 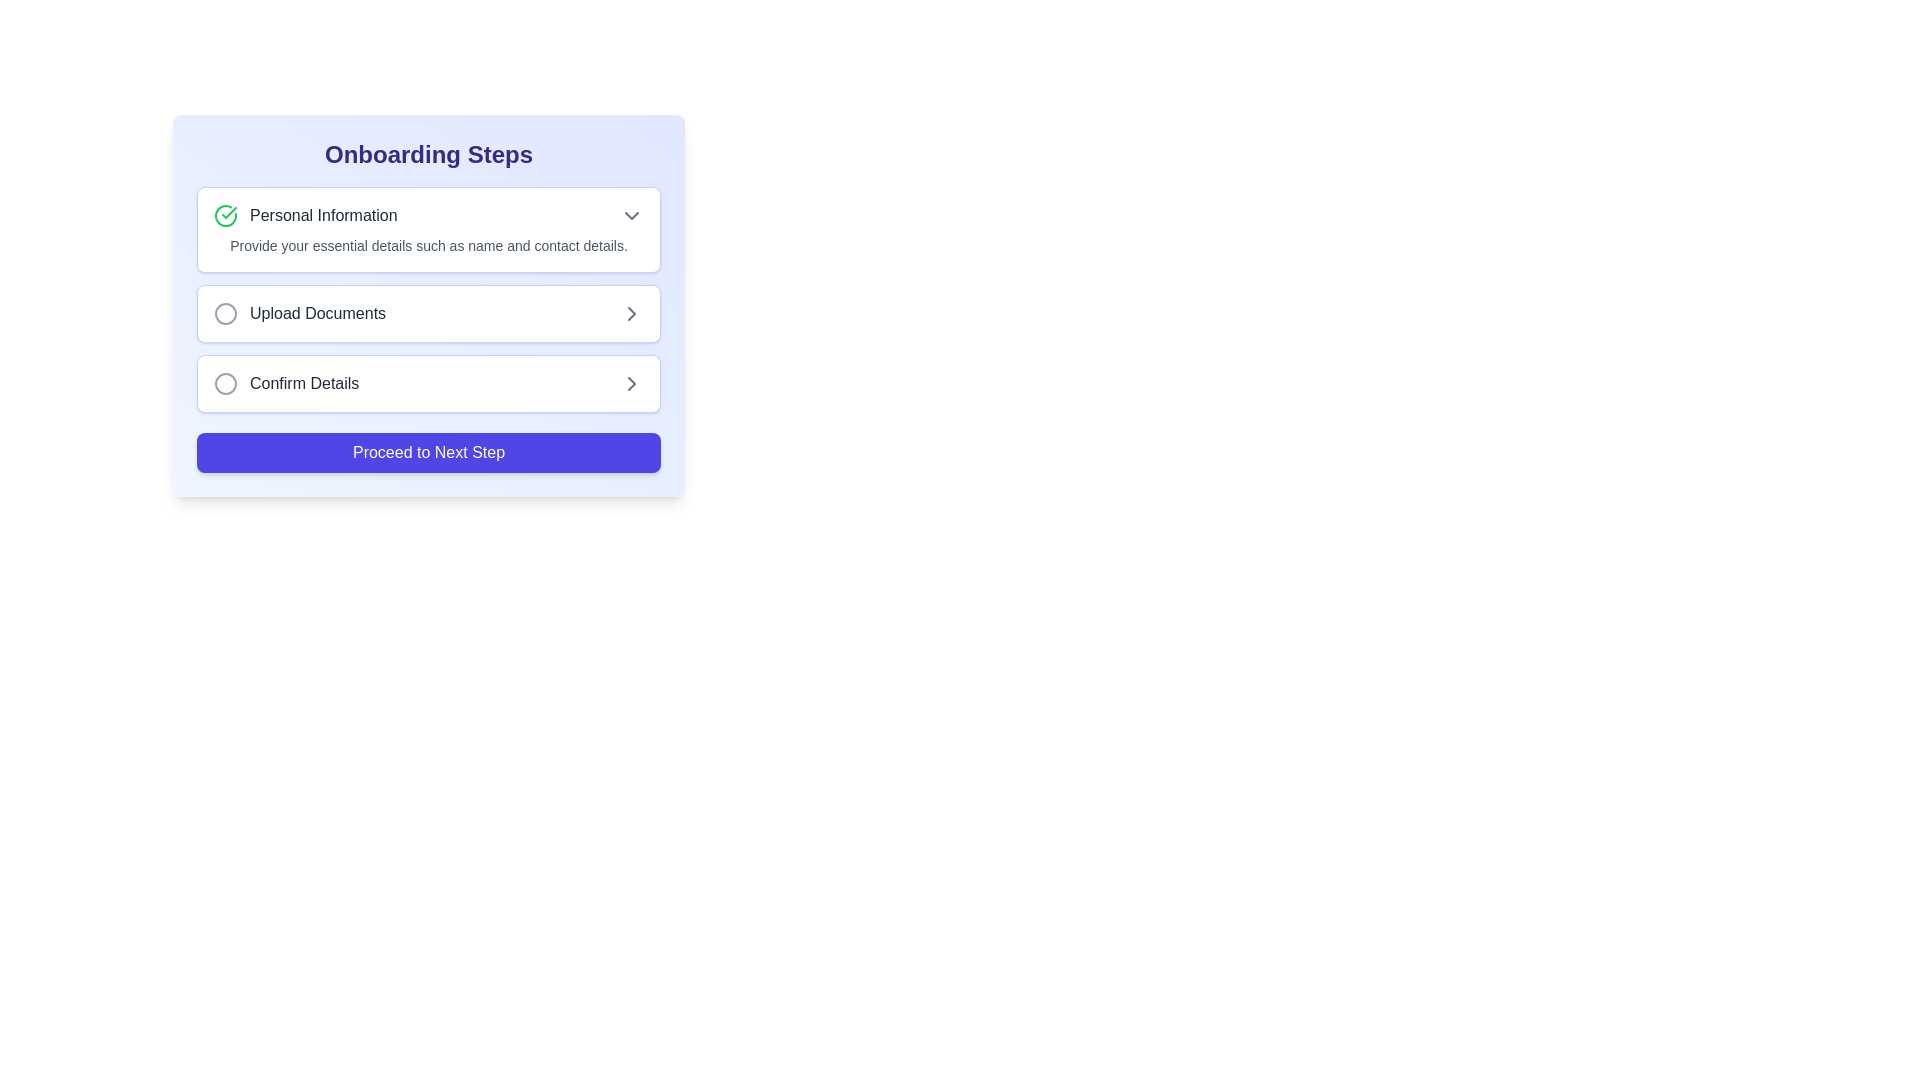 I want to click on the text label that reads 'Provide your essential details such as name and contact details.' located beneath the heading 'Personal Information' in the onboarding steps panel, so click(x=427, y=245).